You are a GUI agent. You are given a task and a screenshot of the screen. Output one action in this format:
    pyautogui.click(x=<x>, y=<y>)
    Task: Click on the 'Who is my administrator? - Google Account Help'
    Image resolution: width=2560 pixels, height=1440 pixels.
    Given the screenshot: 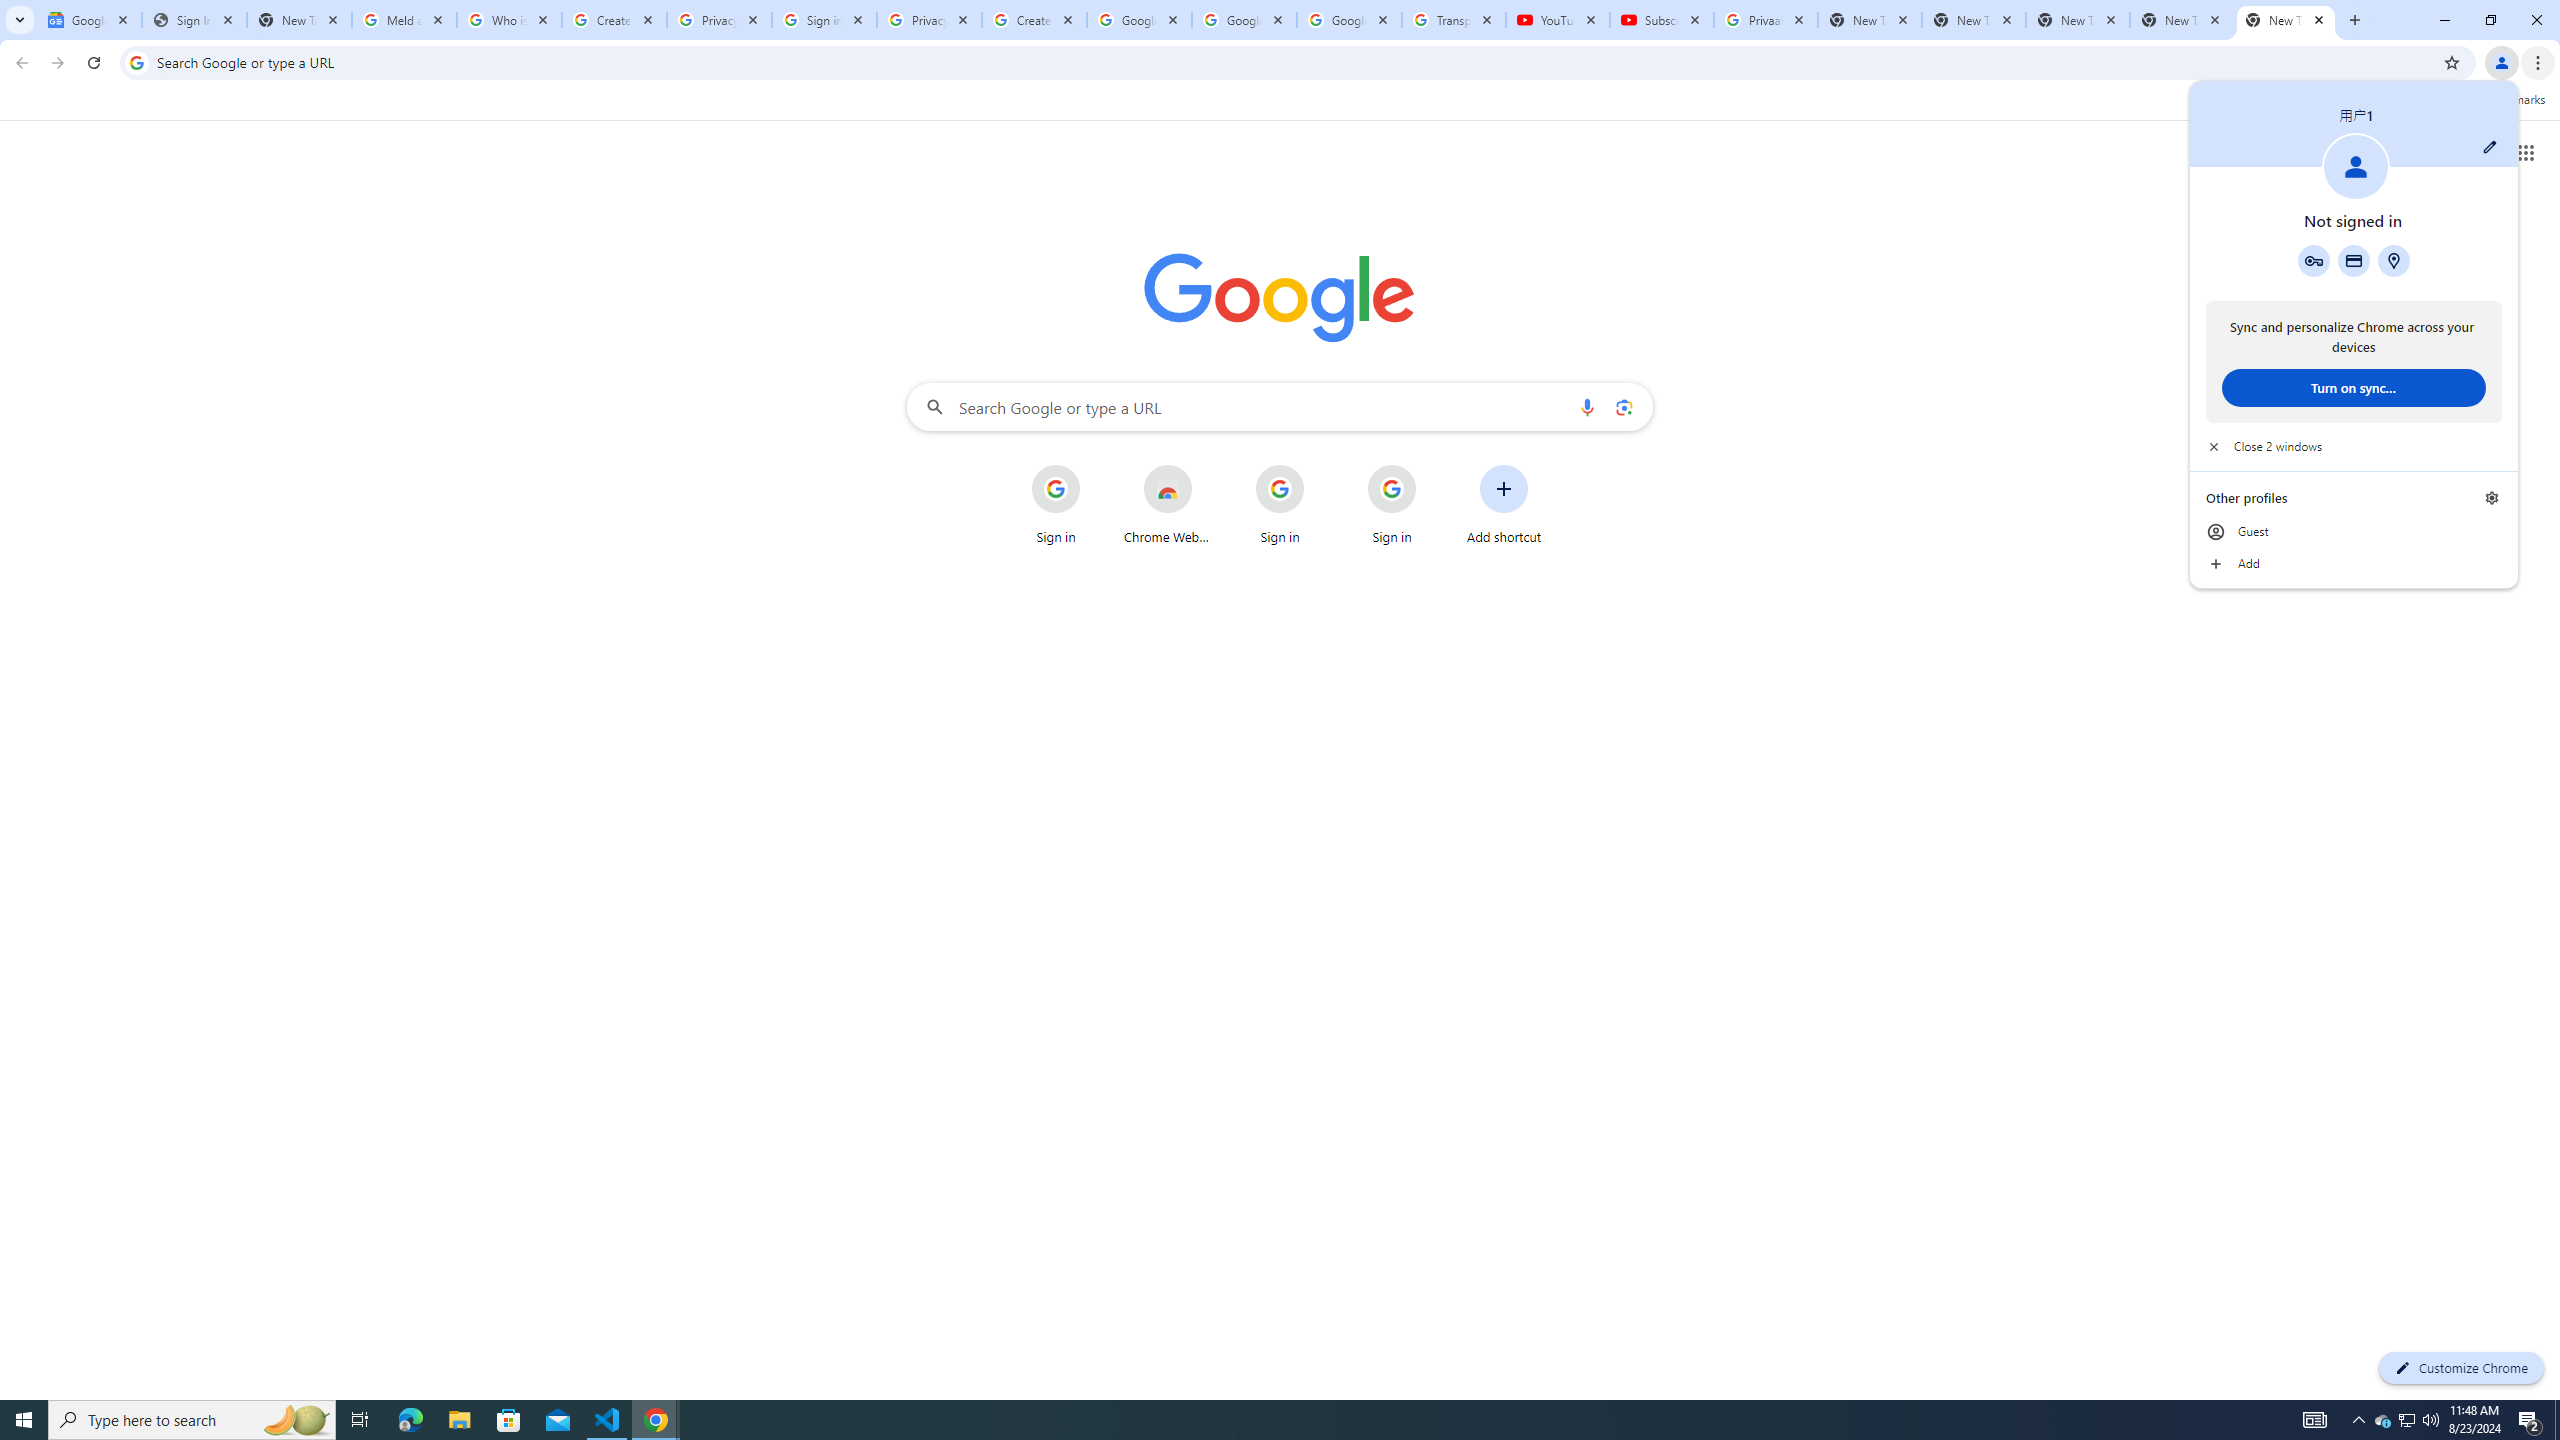 What is the action you would take?
    pyautogui.click(x=509, y=19)
    